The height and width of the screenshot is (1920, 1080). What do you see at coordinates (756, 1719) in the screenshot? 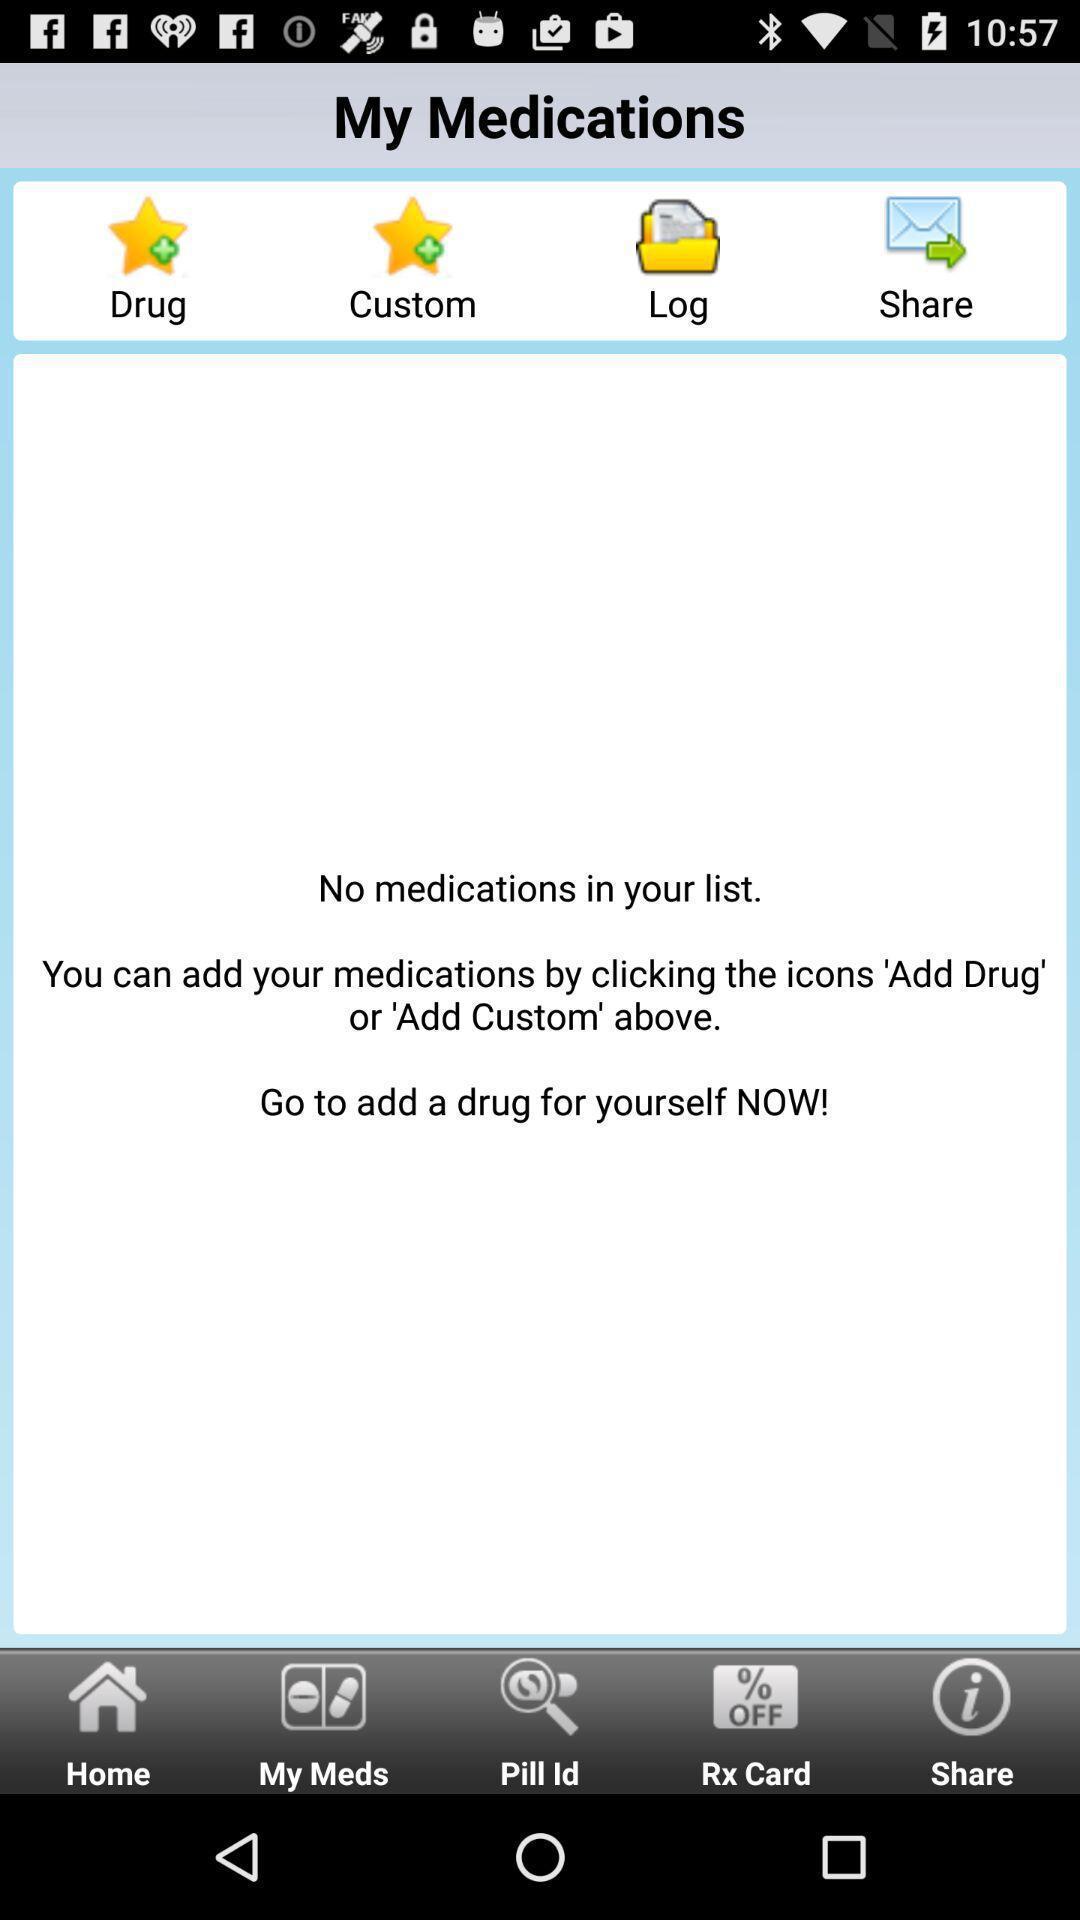
I see `the radio button next to the share` at bounding box center [756, 1719].